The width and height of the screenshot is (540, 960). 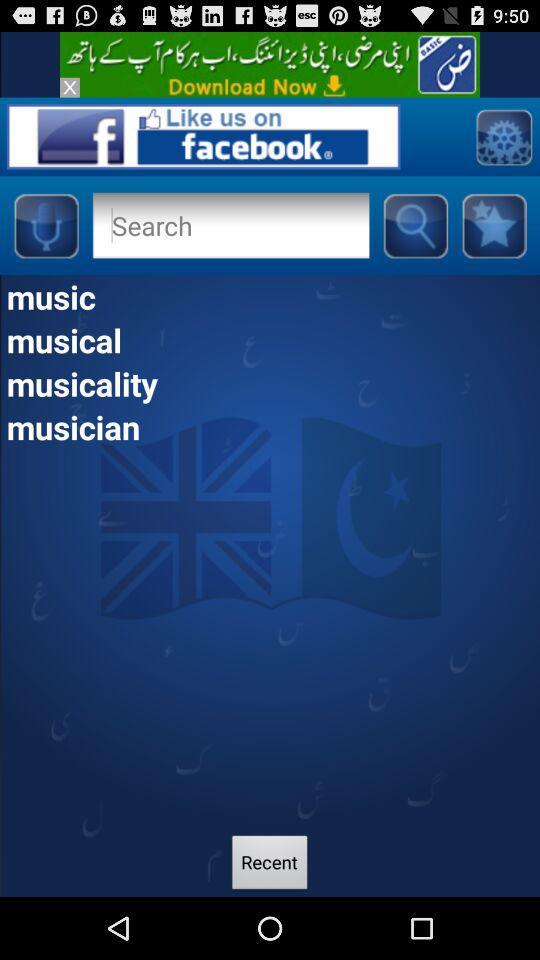 What do you see at coordinates (270, 295) in the screenshot?
I see `music item` at bounding box center [270, 295].